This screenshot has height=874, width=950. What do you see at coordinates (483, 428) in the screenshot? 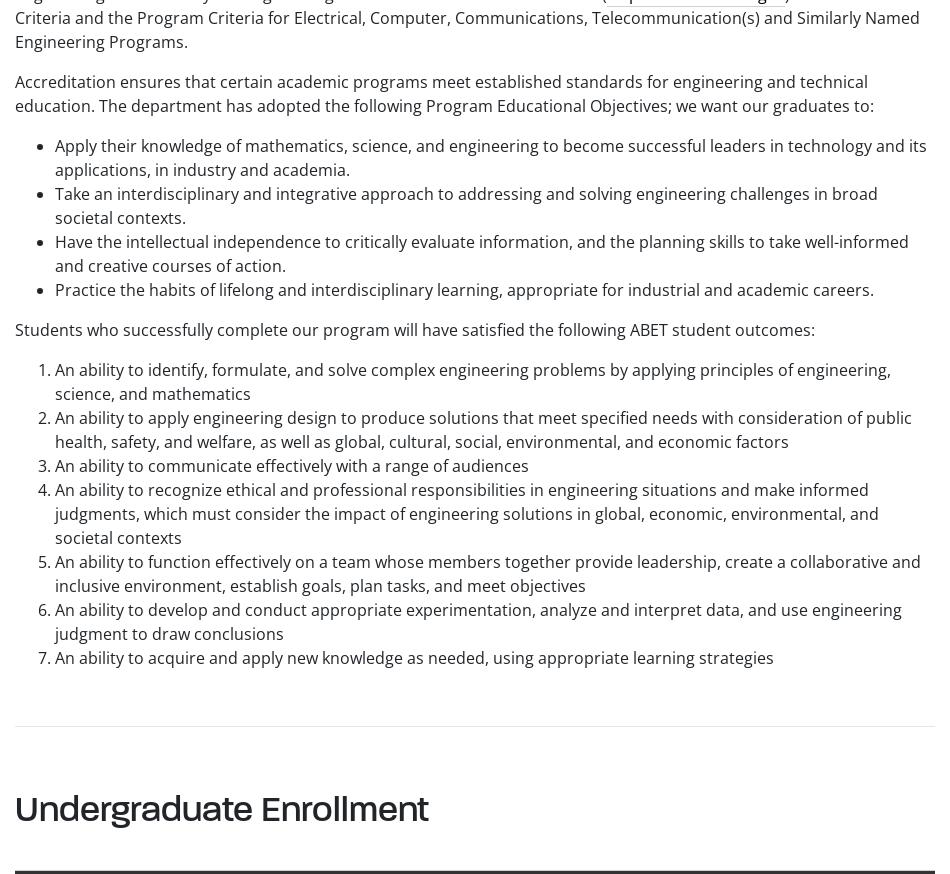
I see `'An ability to apply engineering design to produce solutions that meet specified needs with consideration of public health, safety, and welfare, as well as global, cultural, social, environmental, and economic factors'` at bounding box center [483, 428].